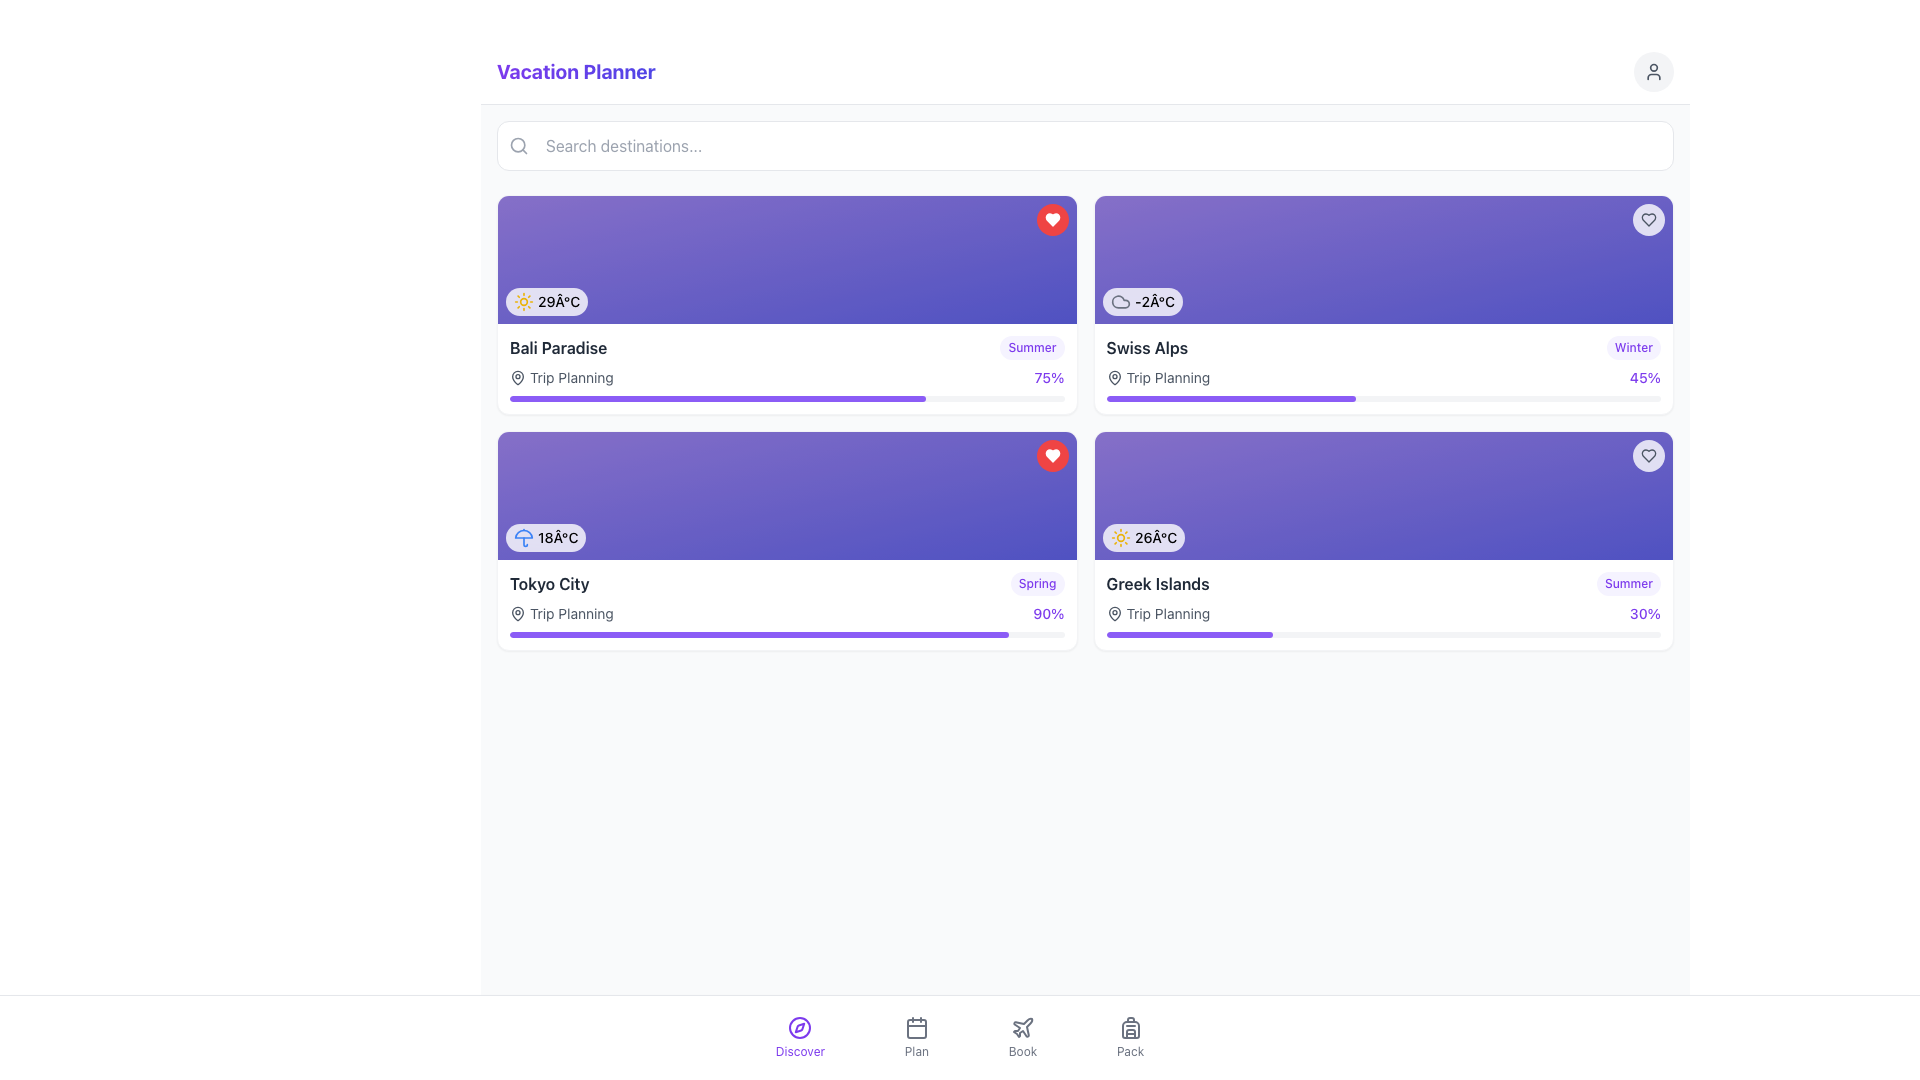  I want to click on the 'Discover' button located in the bottom navigation bar, which is the first button from the left, so click(800, 1036).